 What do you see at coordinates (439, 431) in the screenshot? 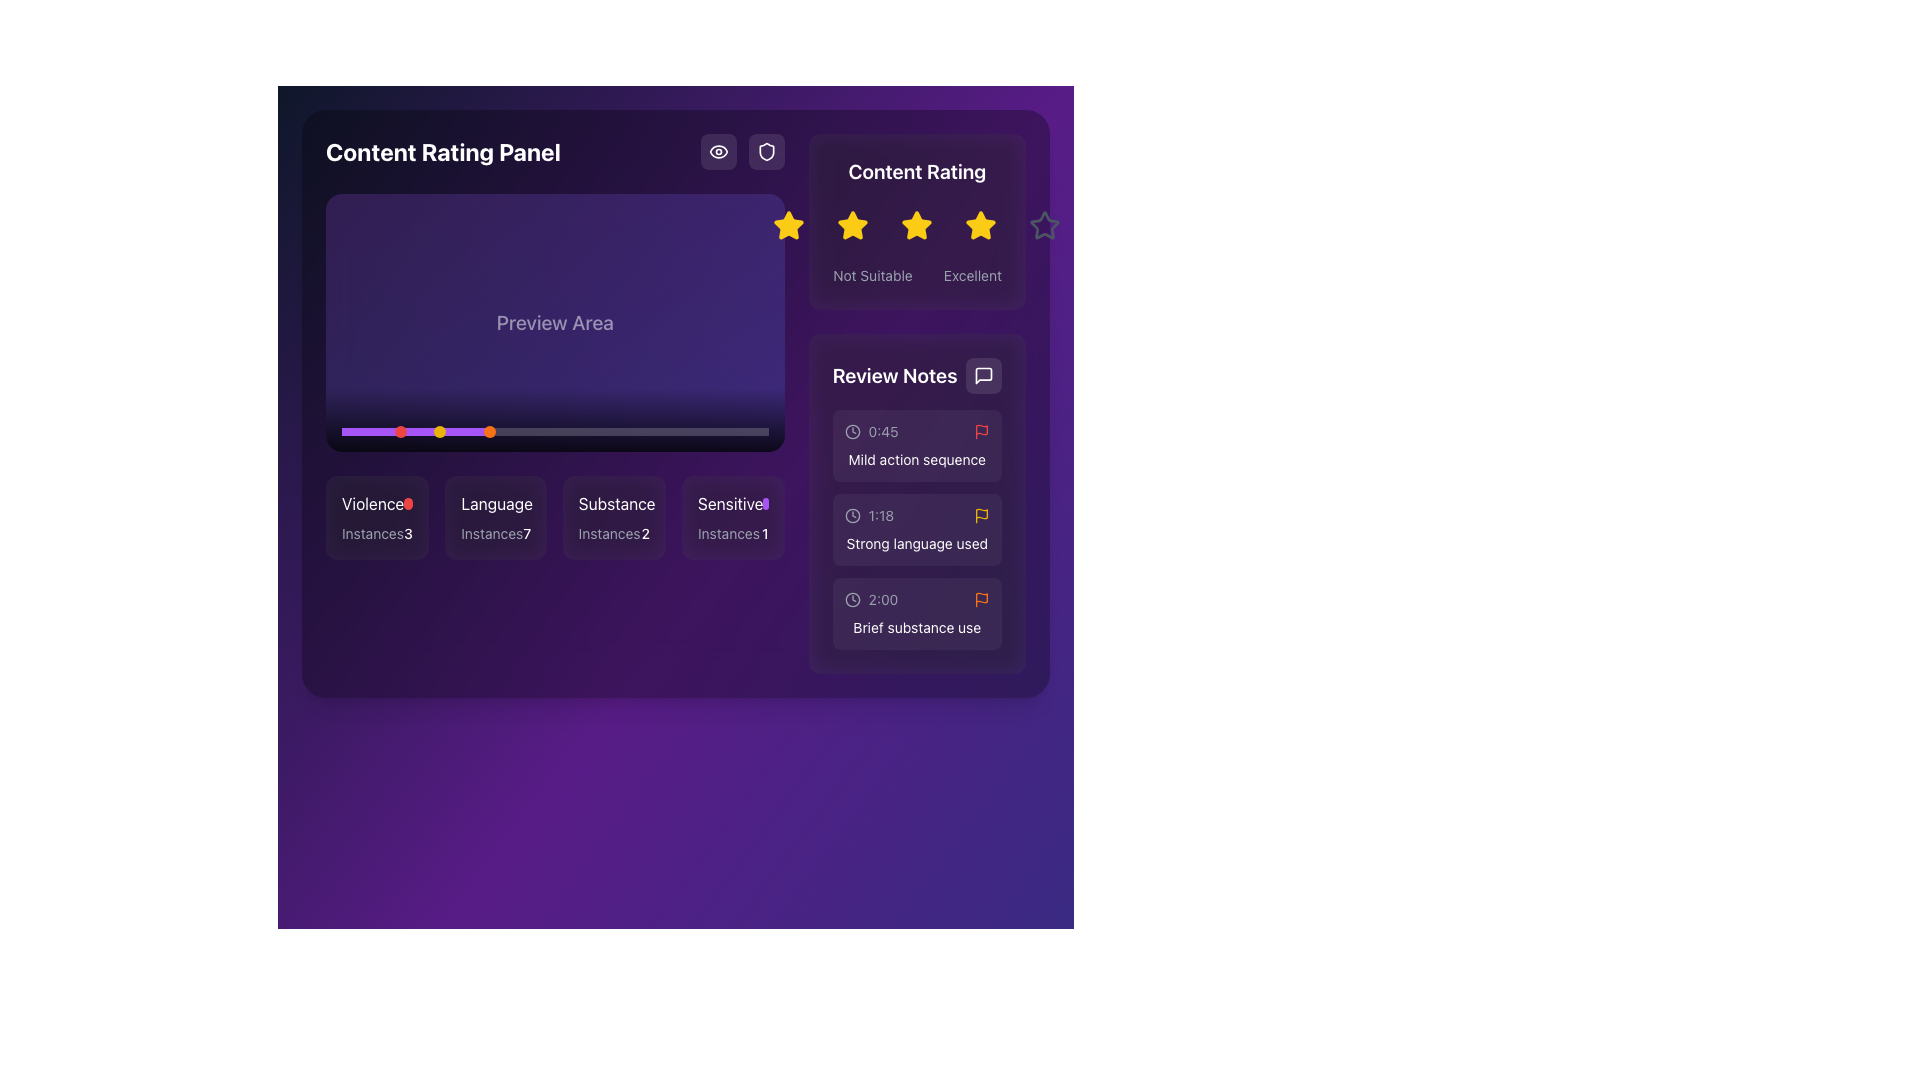
I see `the second marker labeled 'Strong language used' on the timeline, which is located near the left end of the progress bar` at bounding box center [439, 431].